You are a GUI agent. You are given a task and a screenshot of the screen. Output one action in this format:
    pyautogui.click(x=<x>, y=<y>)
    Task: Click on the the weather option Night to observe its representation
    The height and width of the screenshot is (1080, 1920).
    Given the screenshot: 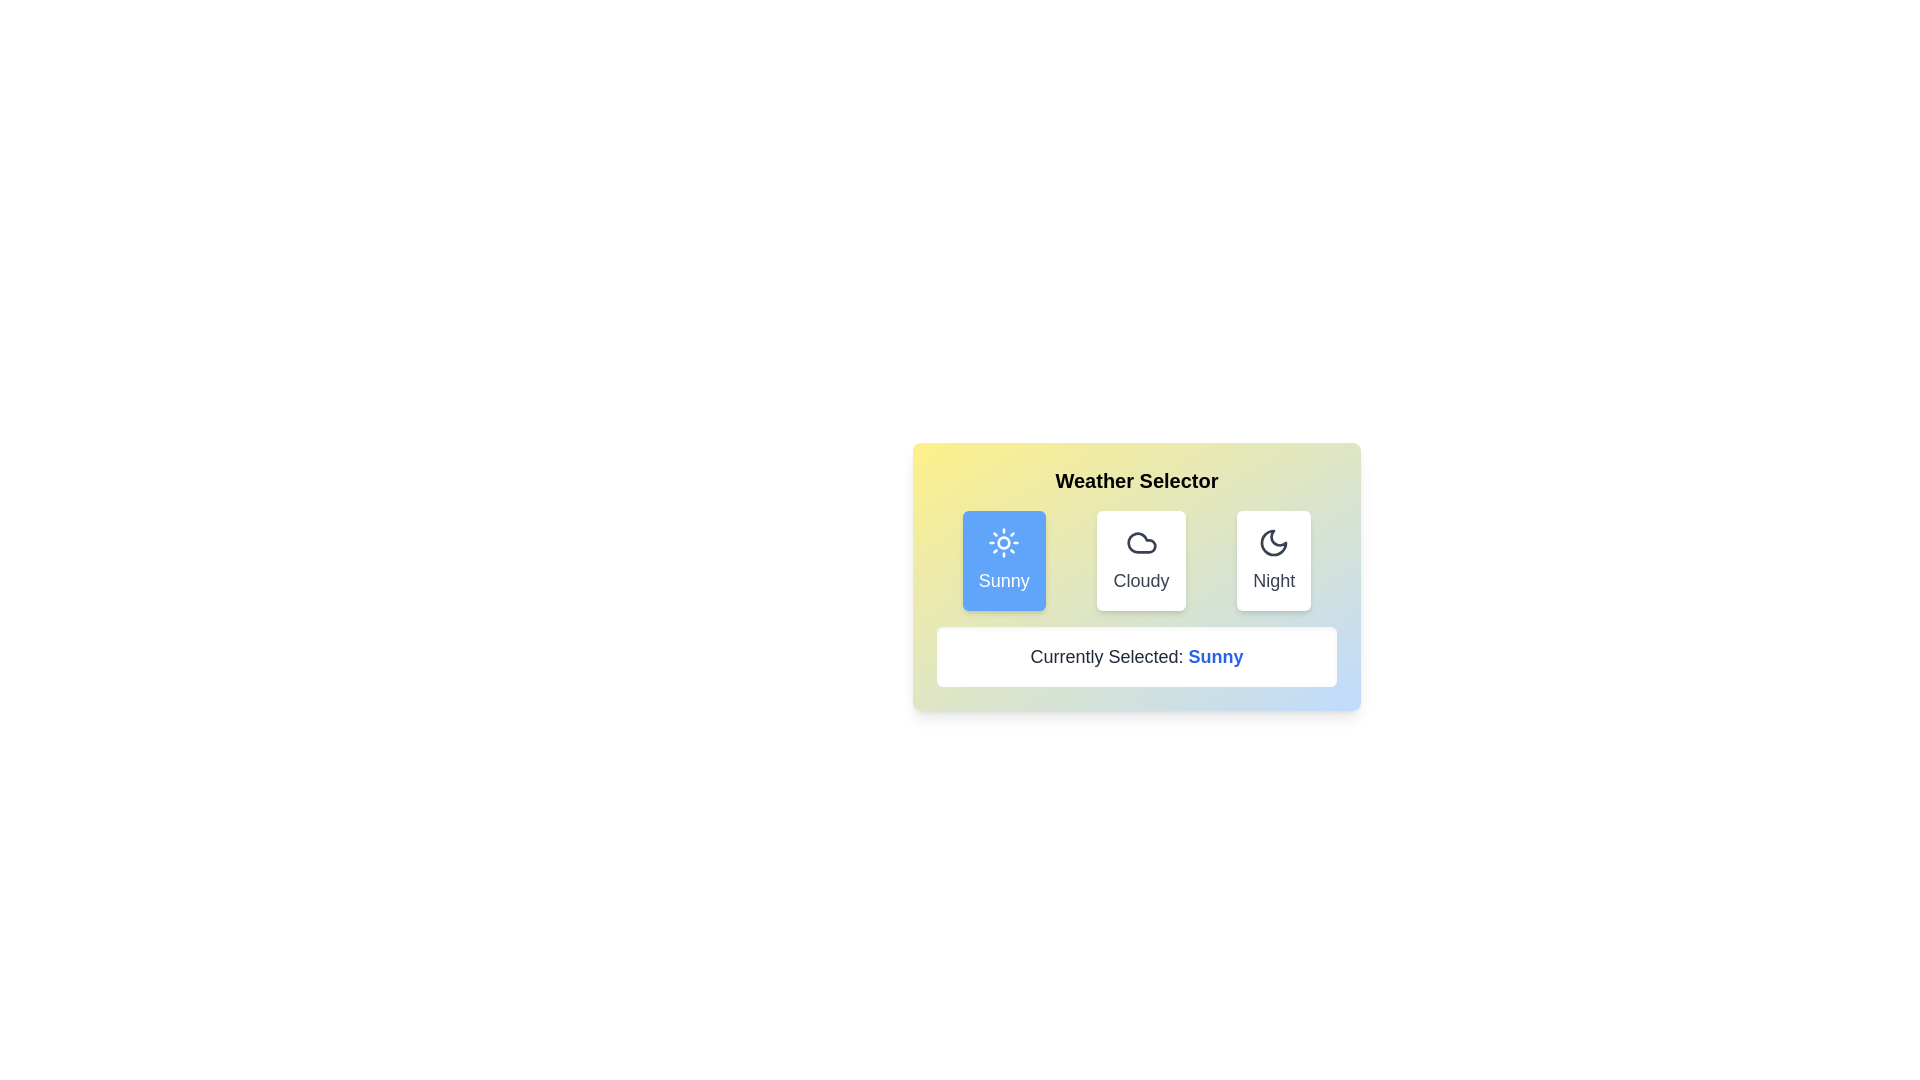 What is the action you would take?
    pyautogui.click(x=1272, y=560)
    